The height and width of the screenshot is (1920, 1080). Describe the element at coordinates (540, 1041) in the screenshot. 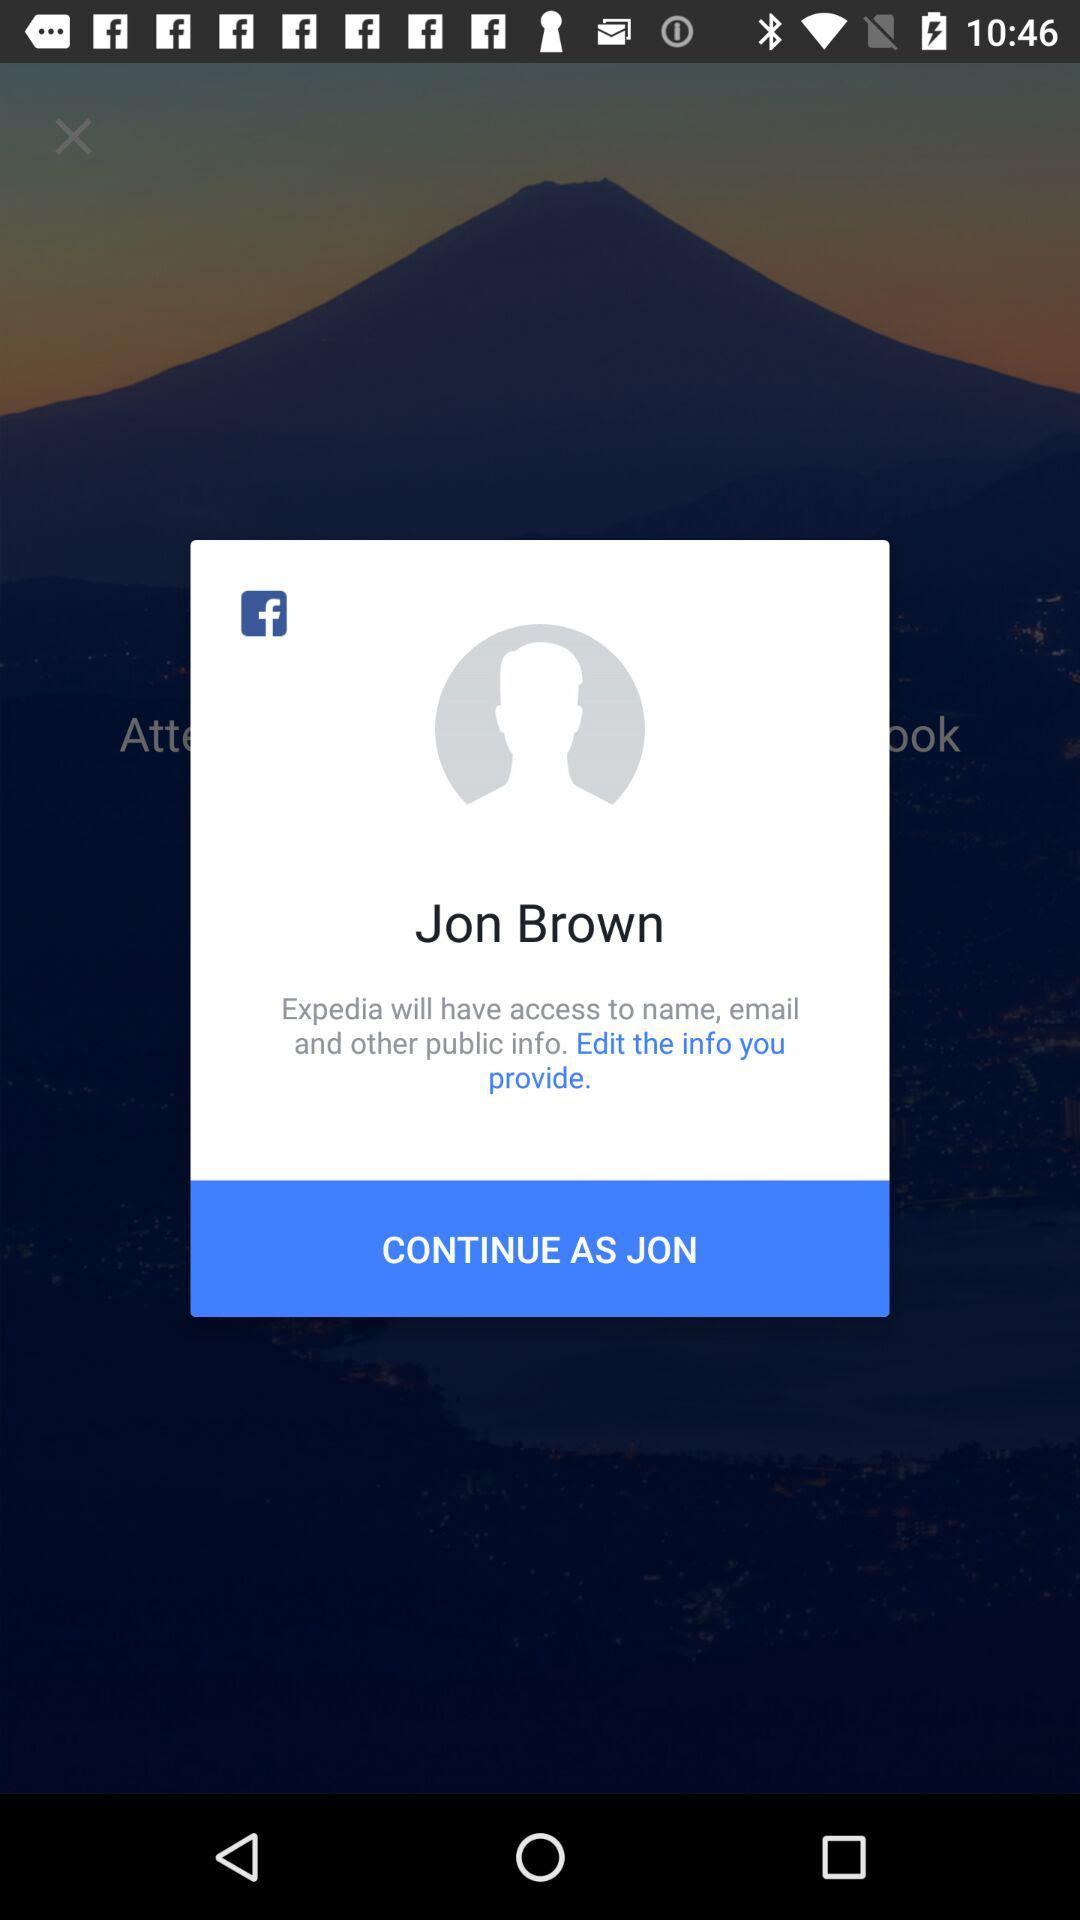

I see `expedia will have` at that location.